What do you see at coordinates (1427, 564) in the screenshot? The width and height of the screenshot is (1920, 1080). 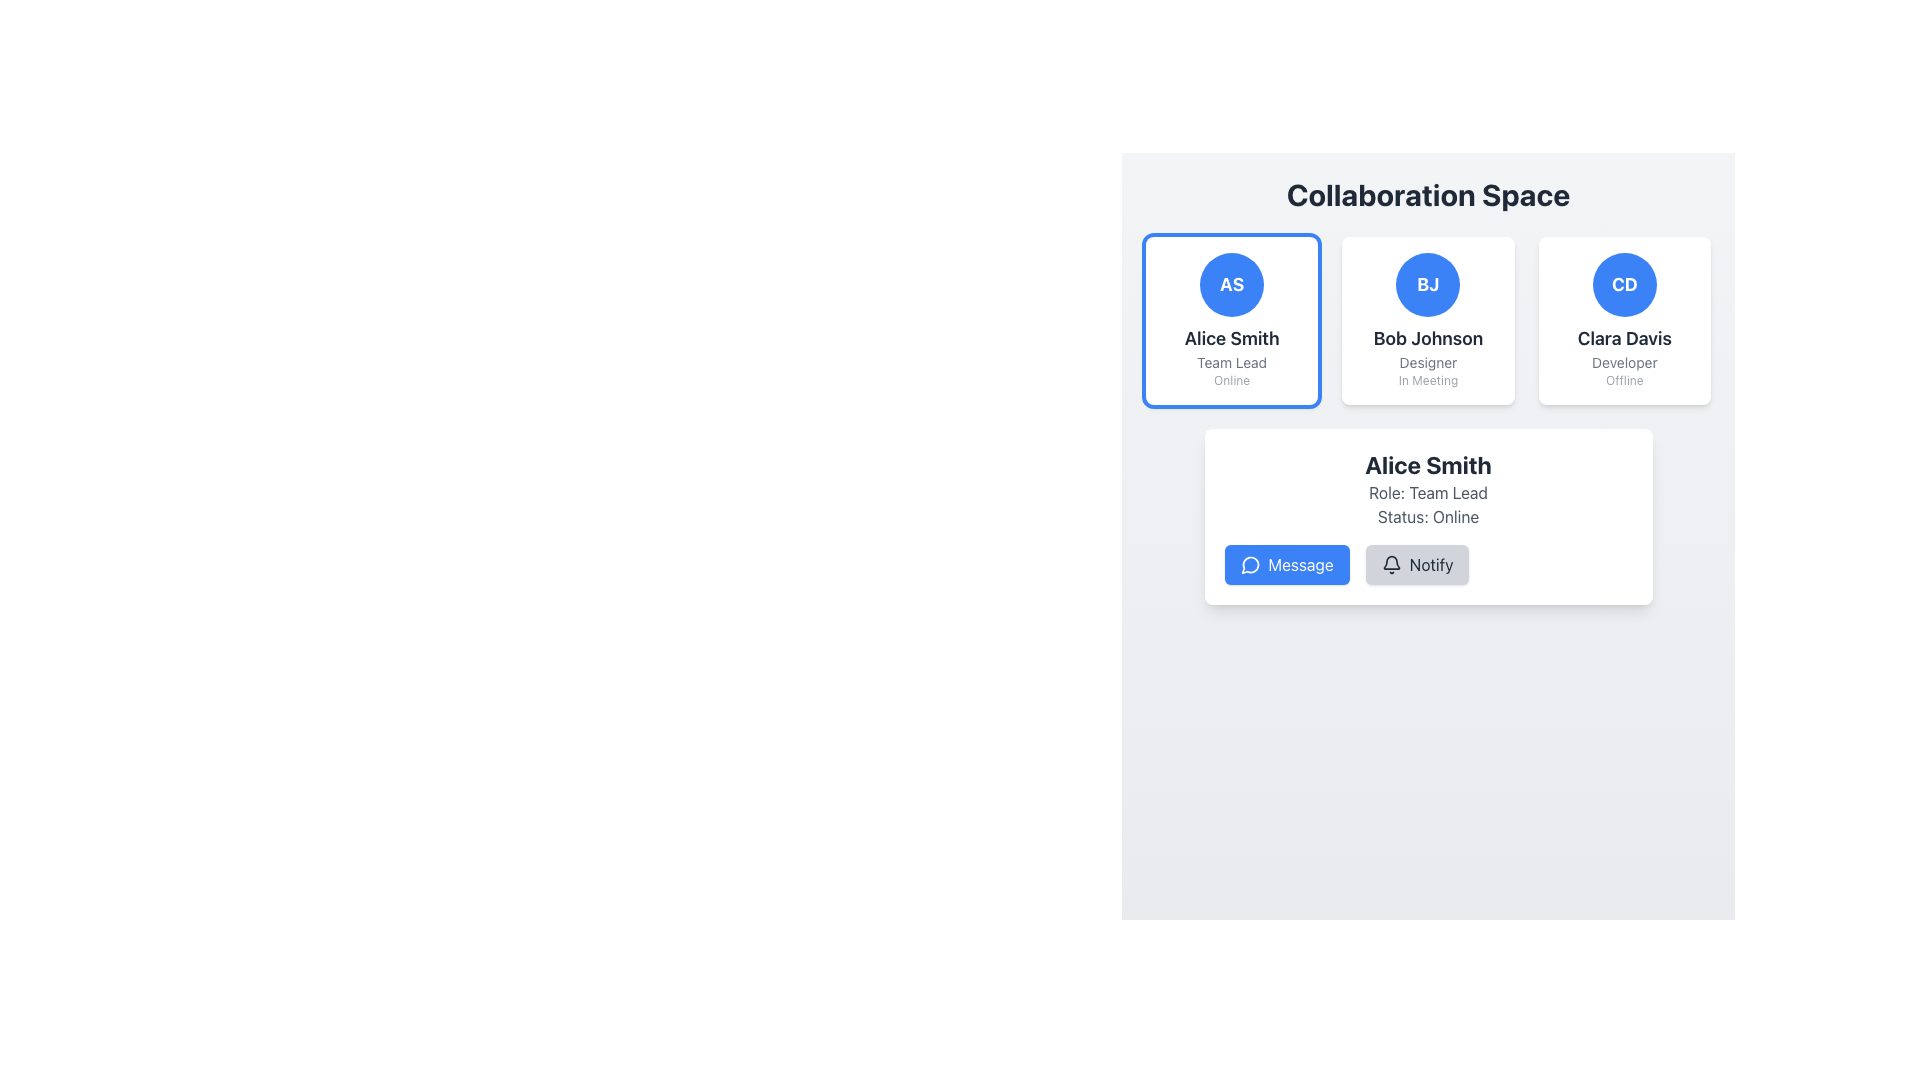 I see `the 'Notify' button located at the bottom section of the card displaying information about 'Alice Smith' to send a notification` at bounding box center [1427, 564].